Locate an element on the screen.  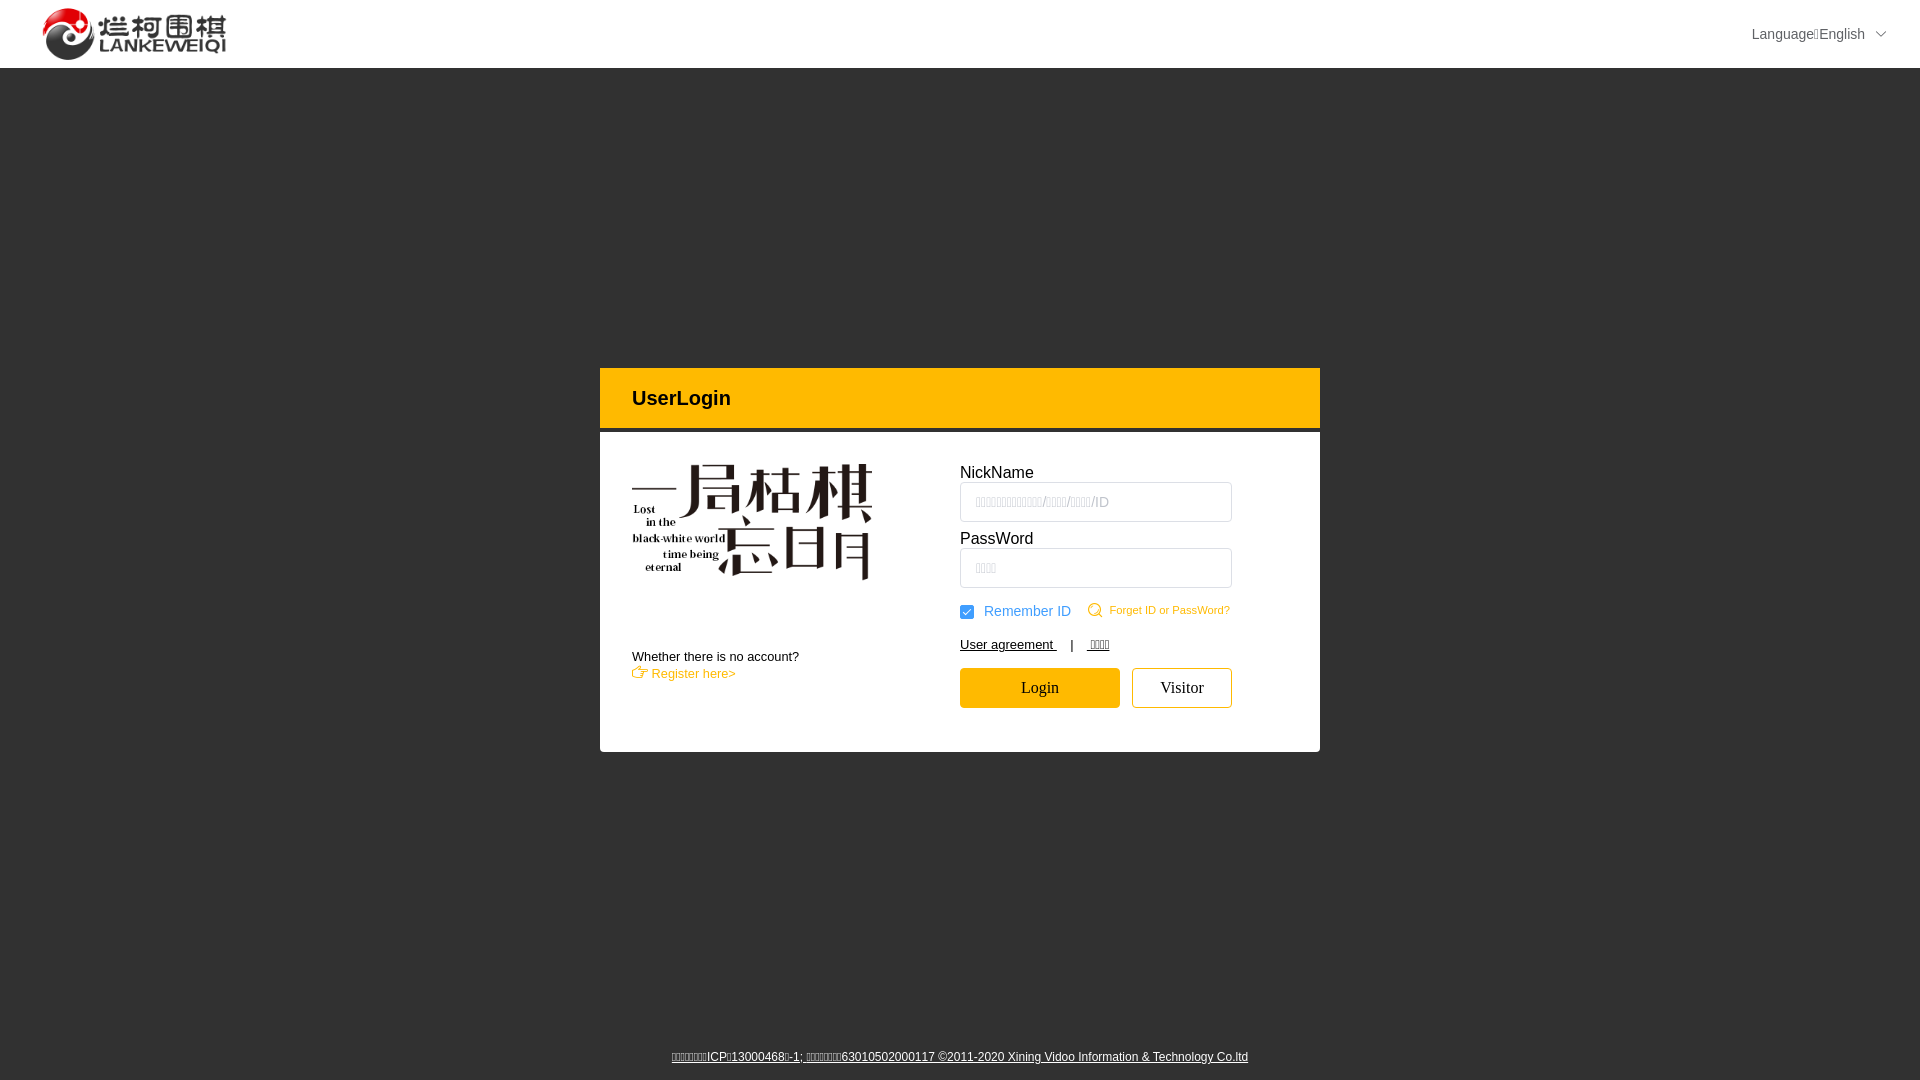
'Register here>' is located at coordinates (684, 673).